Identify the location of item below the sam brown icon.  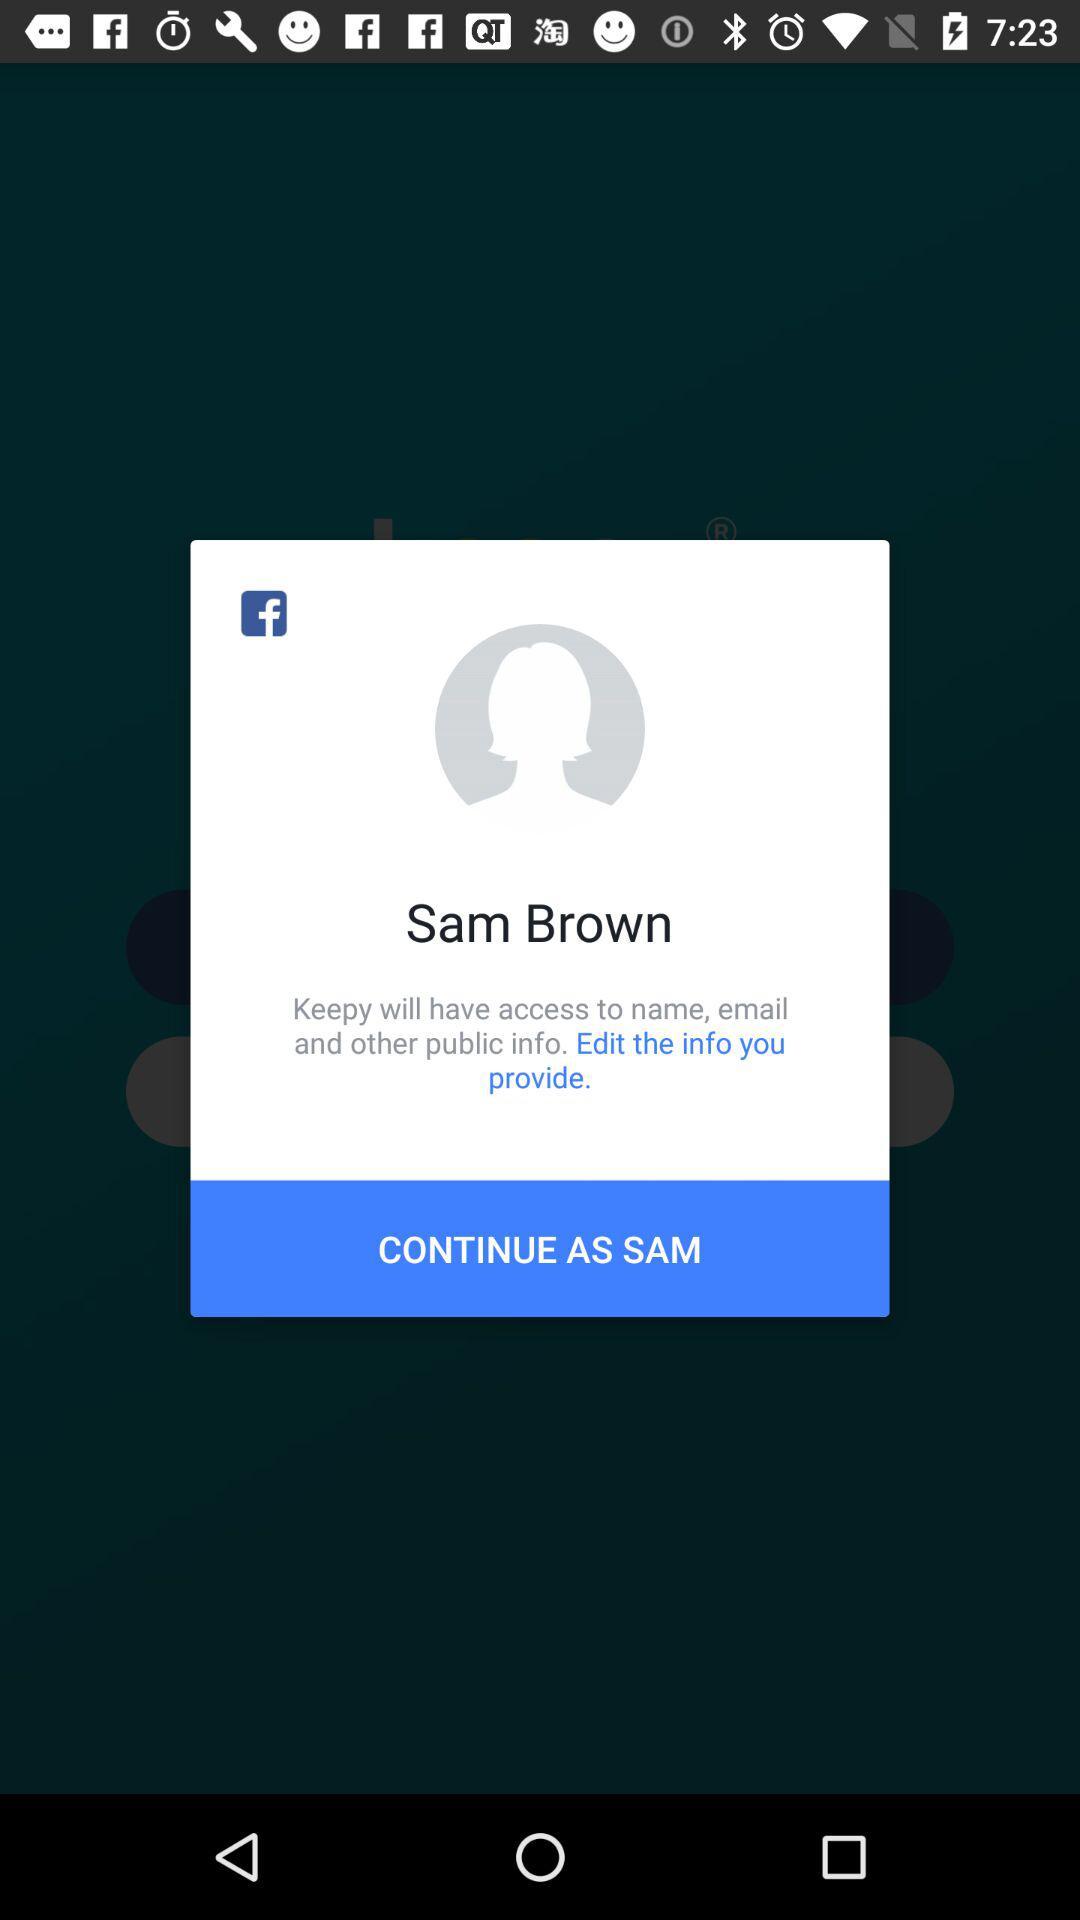
(540, 1041).